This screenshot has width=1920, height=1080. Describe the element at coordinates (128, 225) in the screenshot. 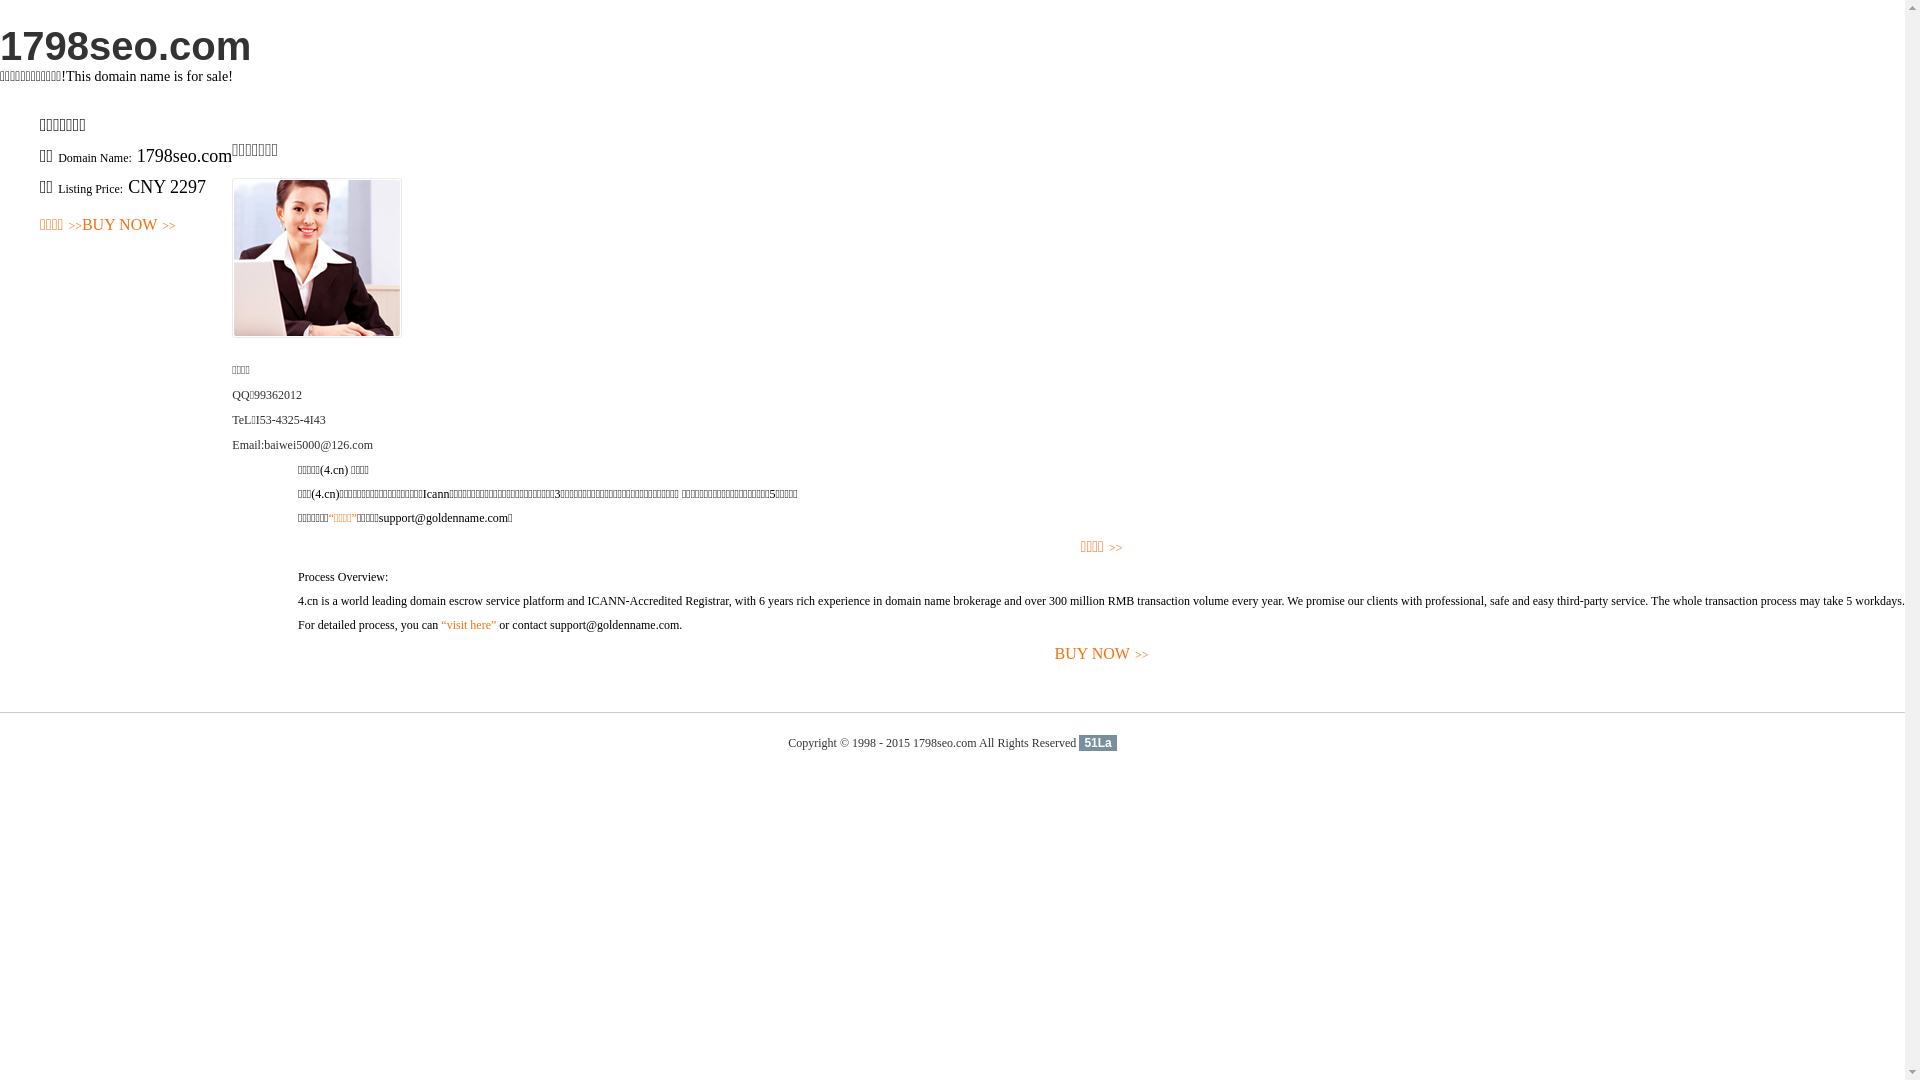

I see `'BUY NOW>>'` at that location.